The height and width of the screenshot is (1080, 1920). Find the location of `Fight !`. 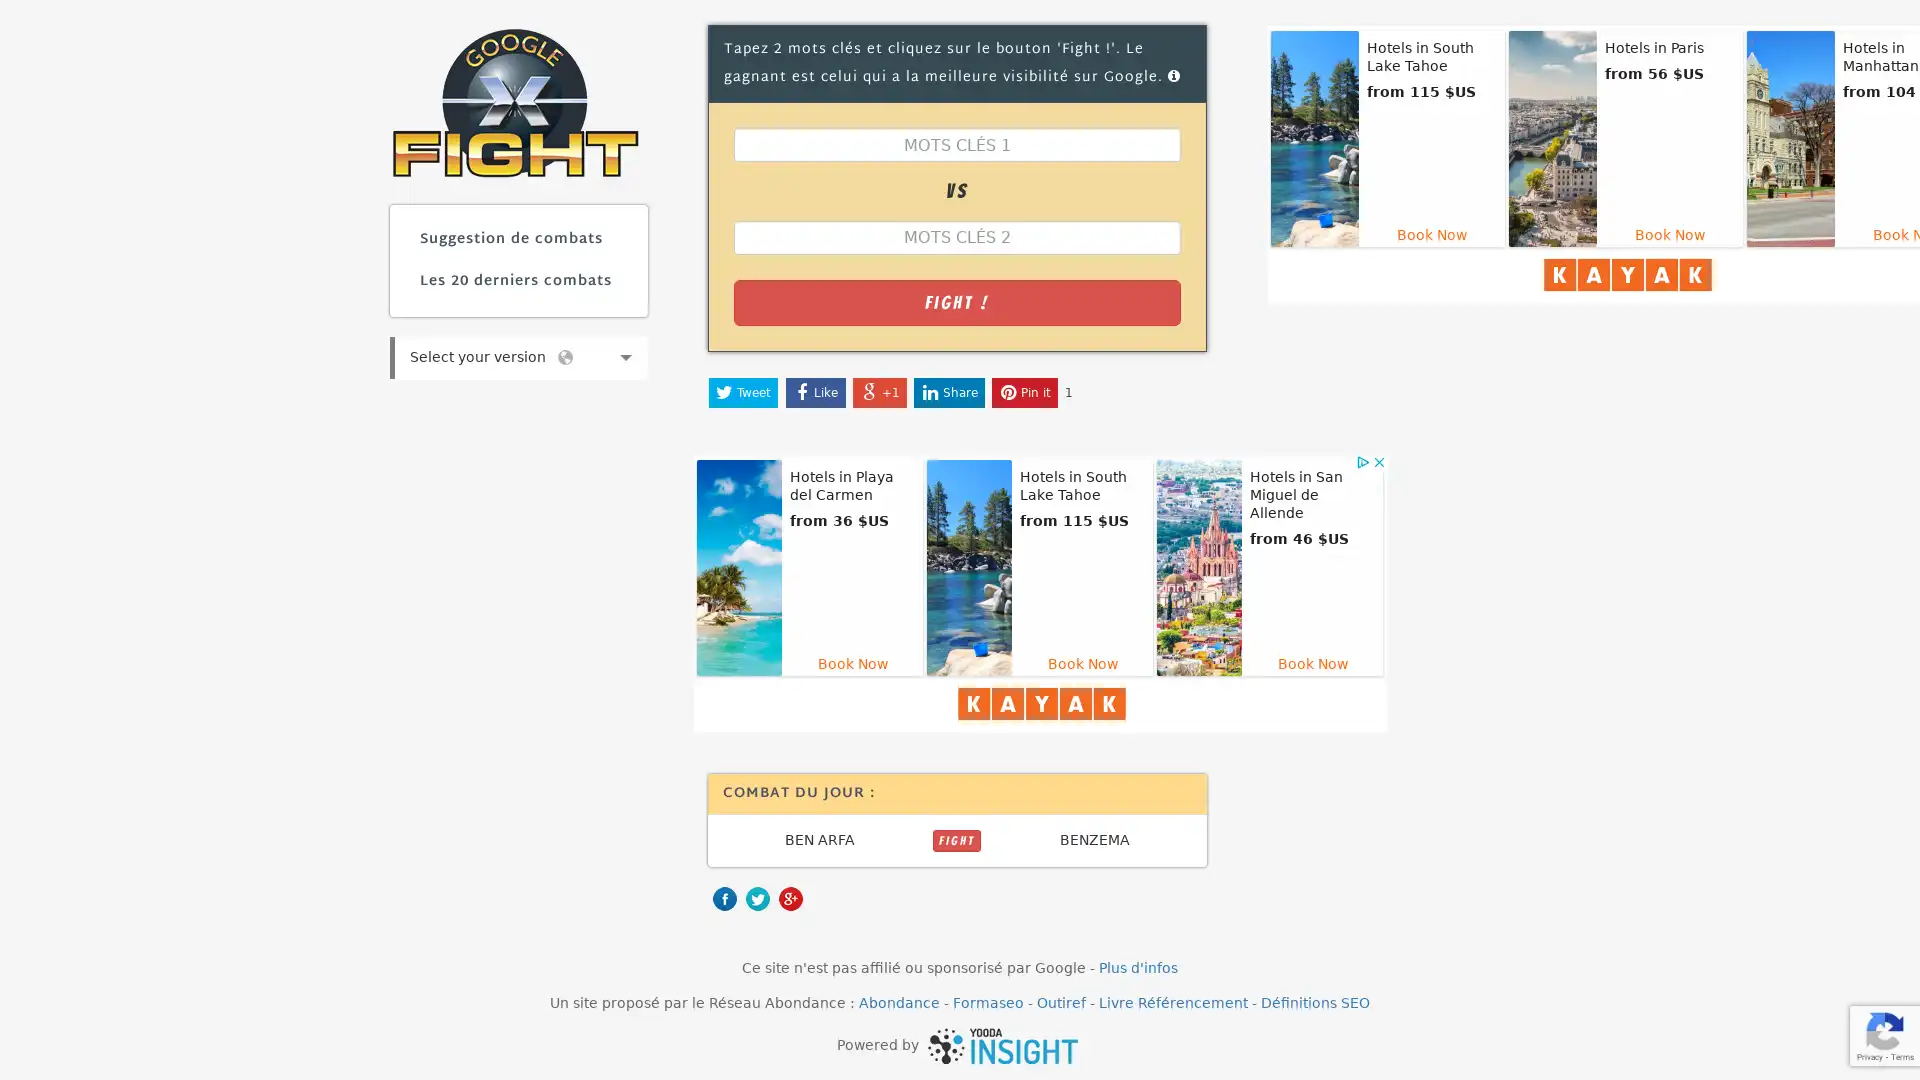

Fight ! is located at coordinates (955, 301).